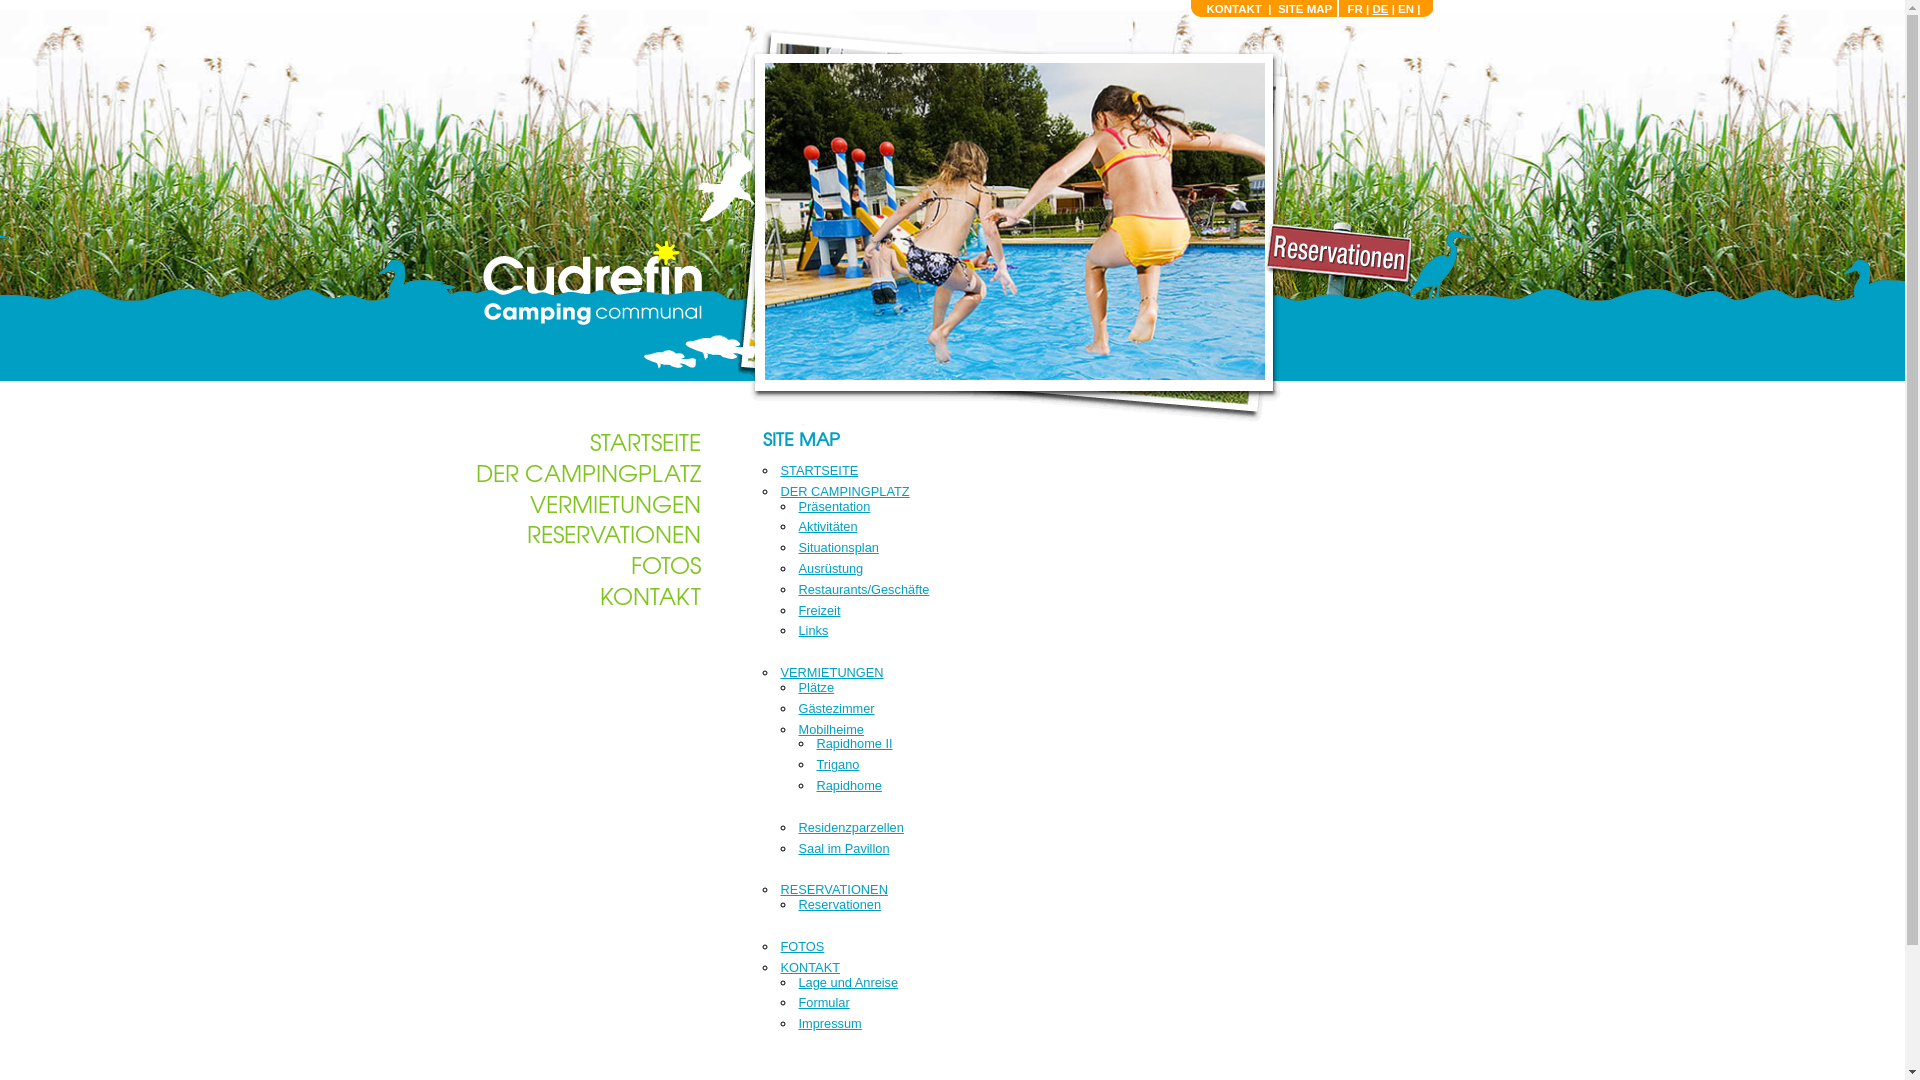 The width and height of the screenshot is (1920, 1080). Describe the element at coordinates (812, 630) in the screenshot. I see `'Links'` at that location.